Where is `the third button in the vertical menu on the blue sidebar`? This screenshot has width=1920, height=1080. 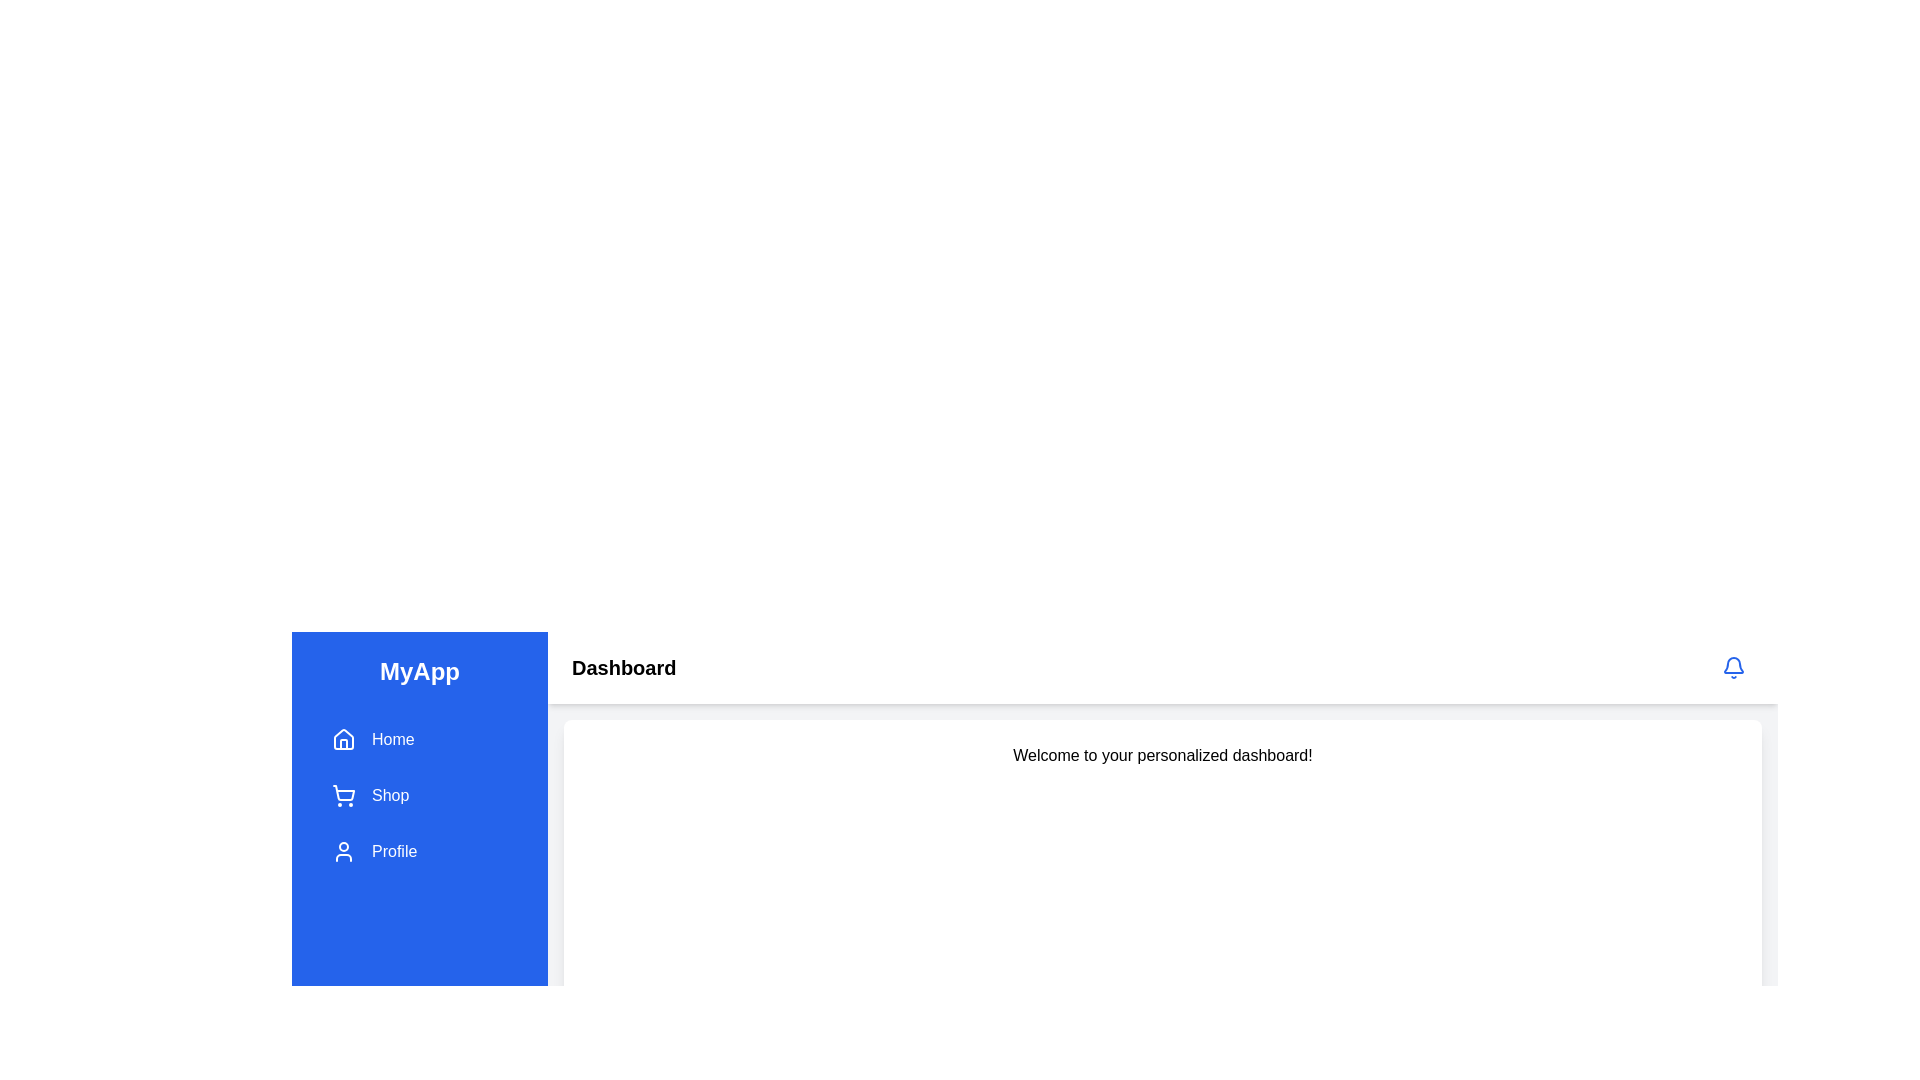
the third button in the vertical menu on the blue sidebar is located at coordinates (419, 852).